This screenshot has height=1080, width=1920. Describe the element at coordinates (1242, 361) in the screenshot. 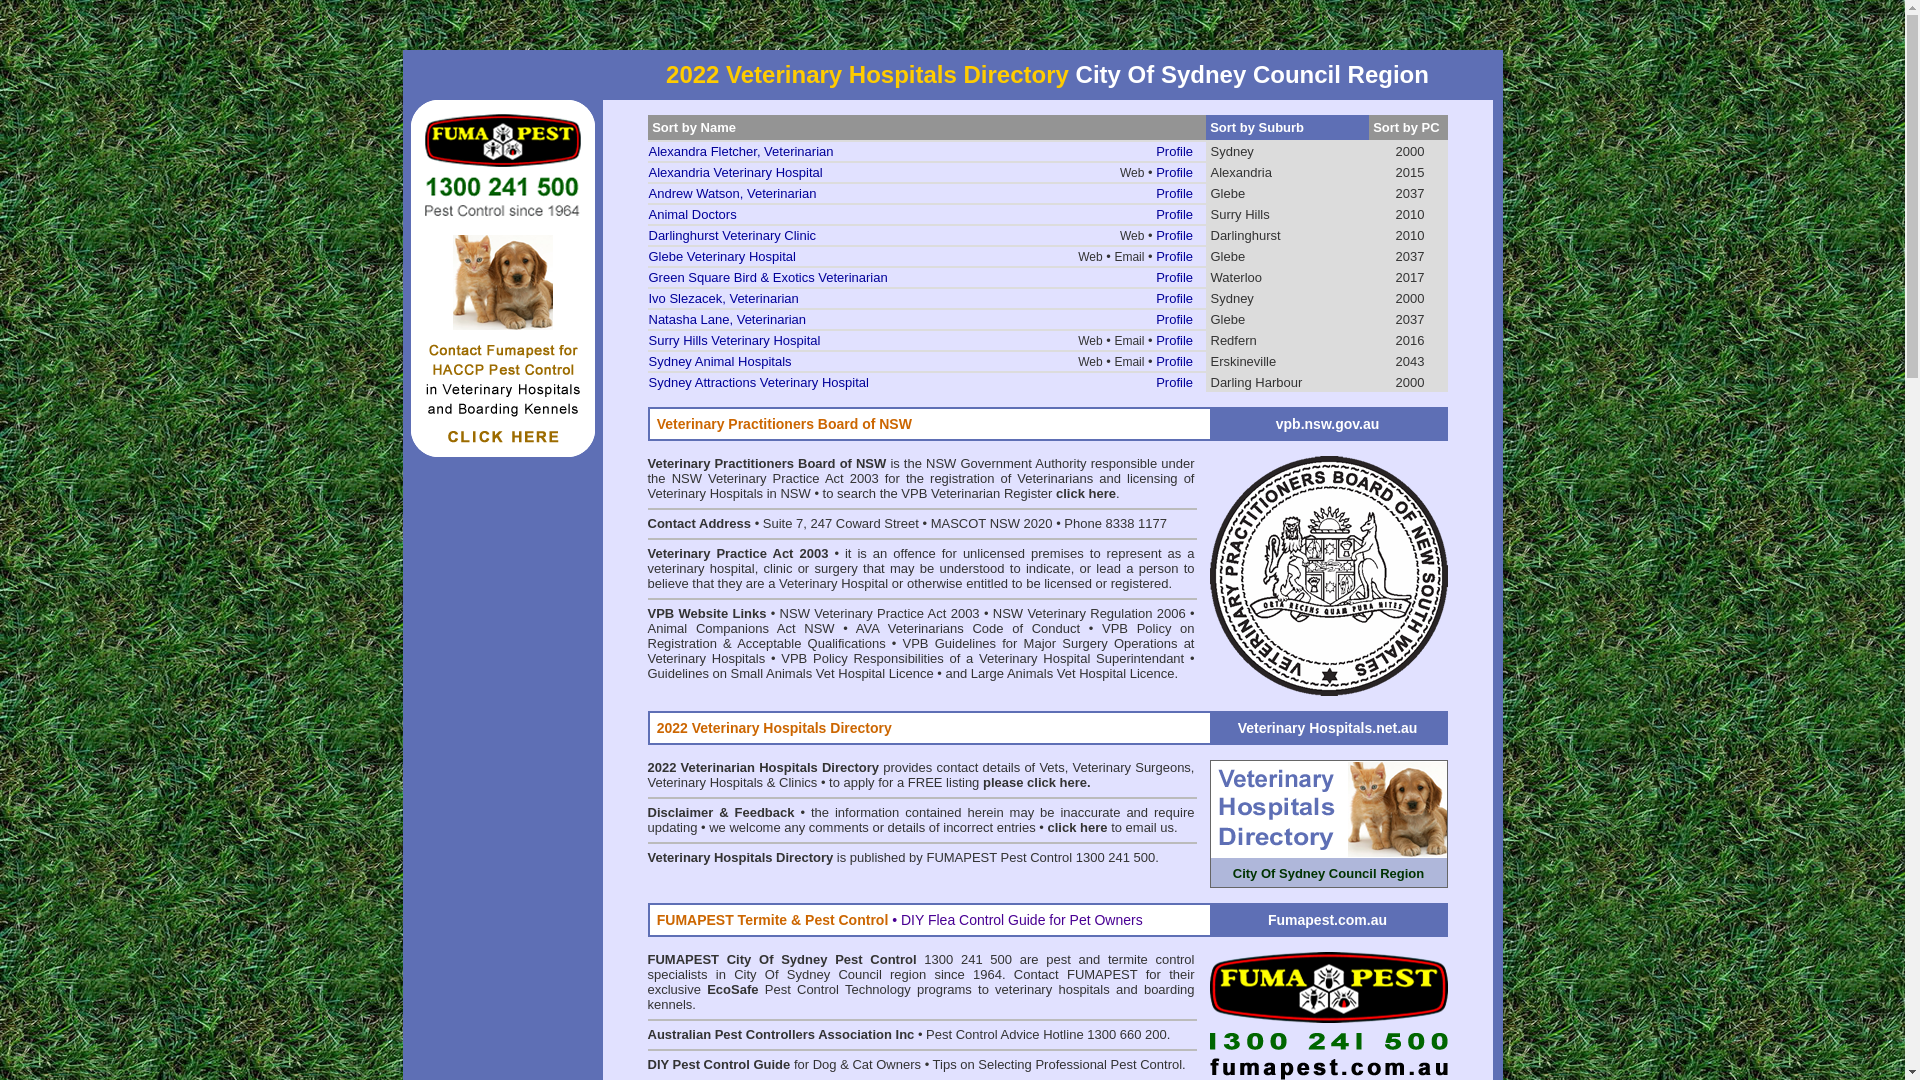

I see `'Erskineville'` at that location.